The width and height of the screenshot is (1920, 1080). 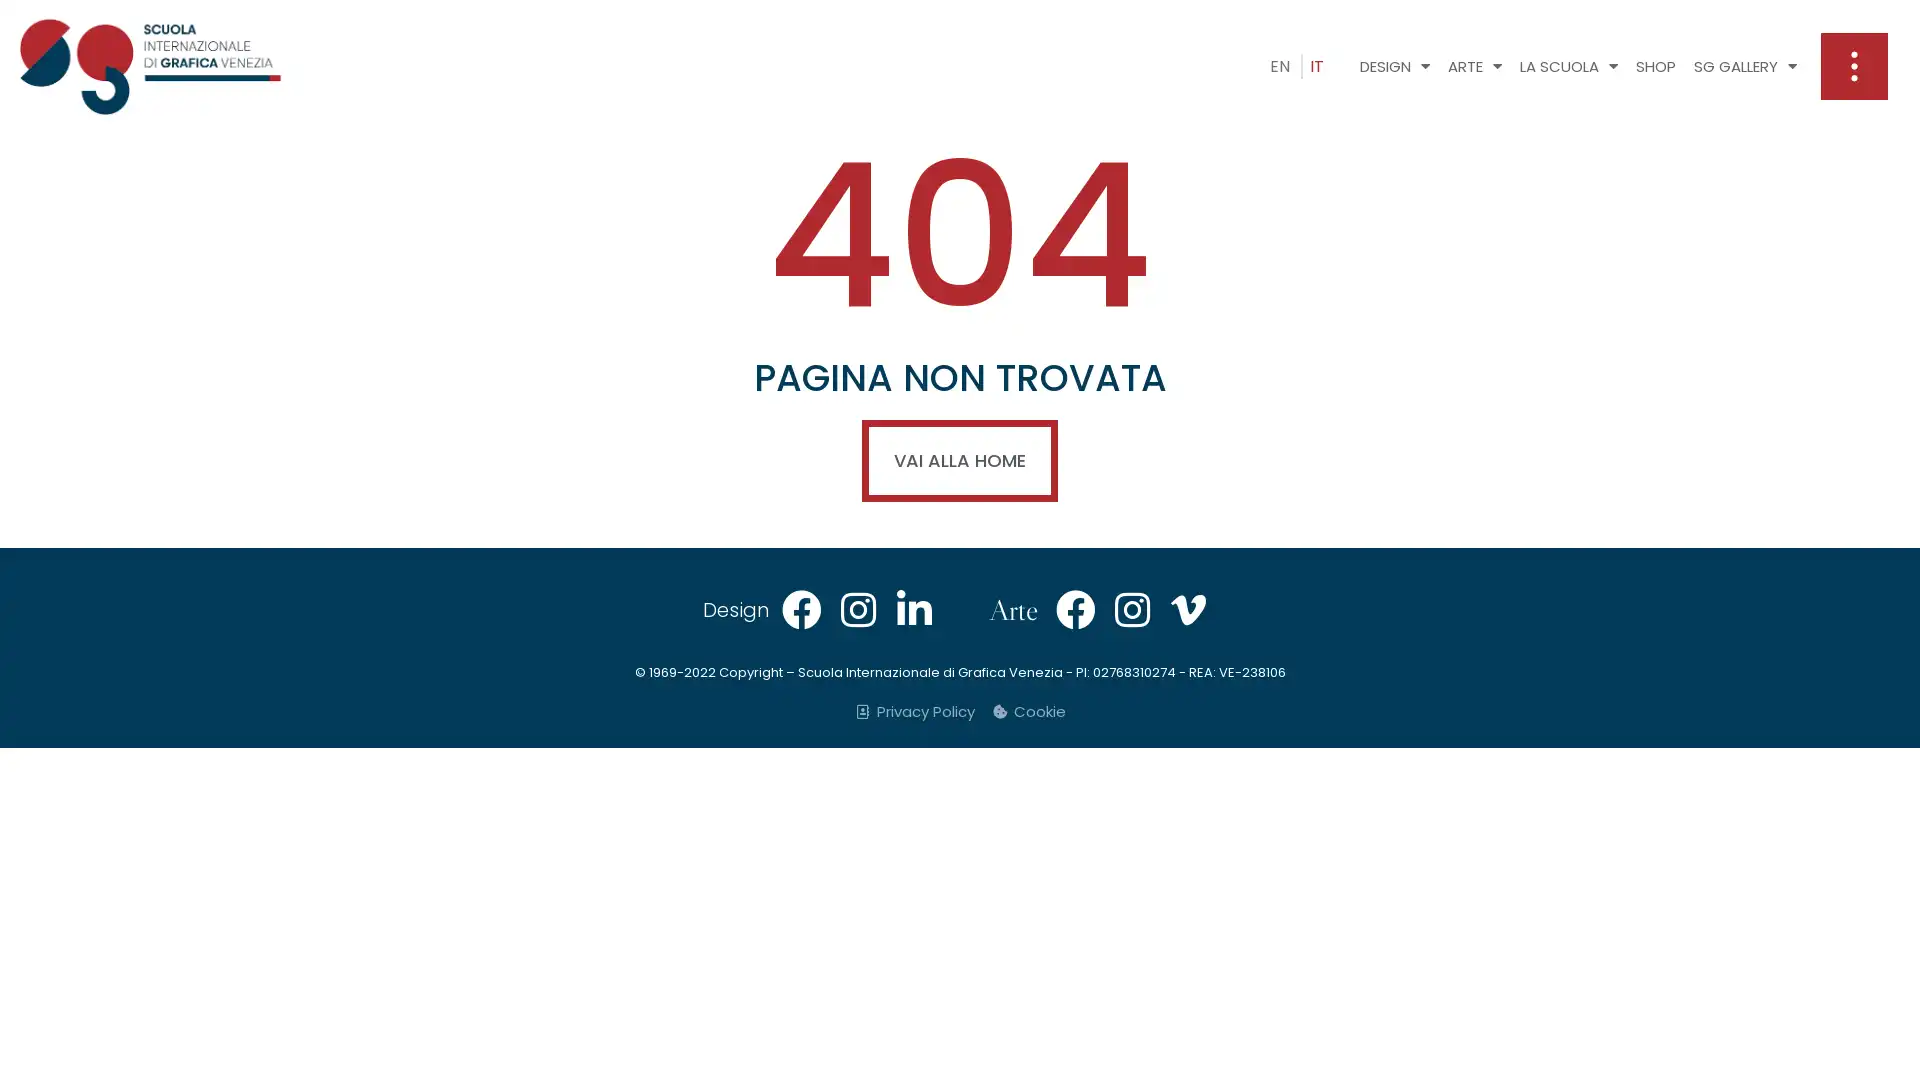 What do you see at coordinates (960, 461) in the screenshot?
I see `VAI ALLA HOME` at bounding box center [960, 461].